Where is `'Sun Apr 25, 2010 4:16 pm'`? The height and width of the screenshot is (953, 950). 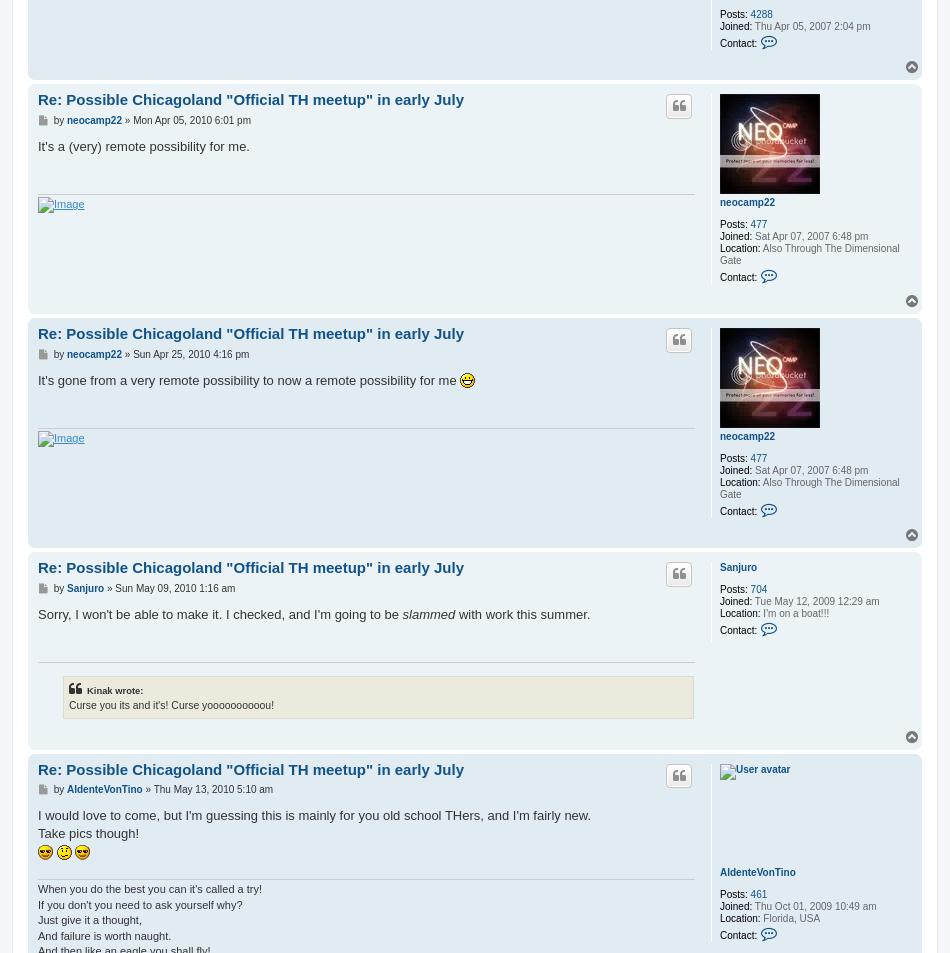
'Sun Apr 25, 2010 4:16 pm' is located at coordinates (133, 352).